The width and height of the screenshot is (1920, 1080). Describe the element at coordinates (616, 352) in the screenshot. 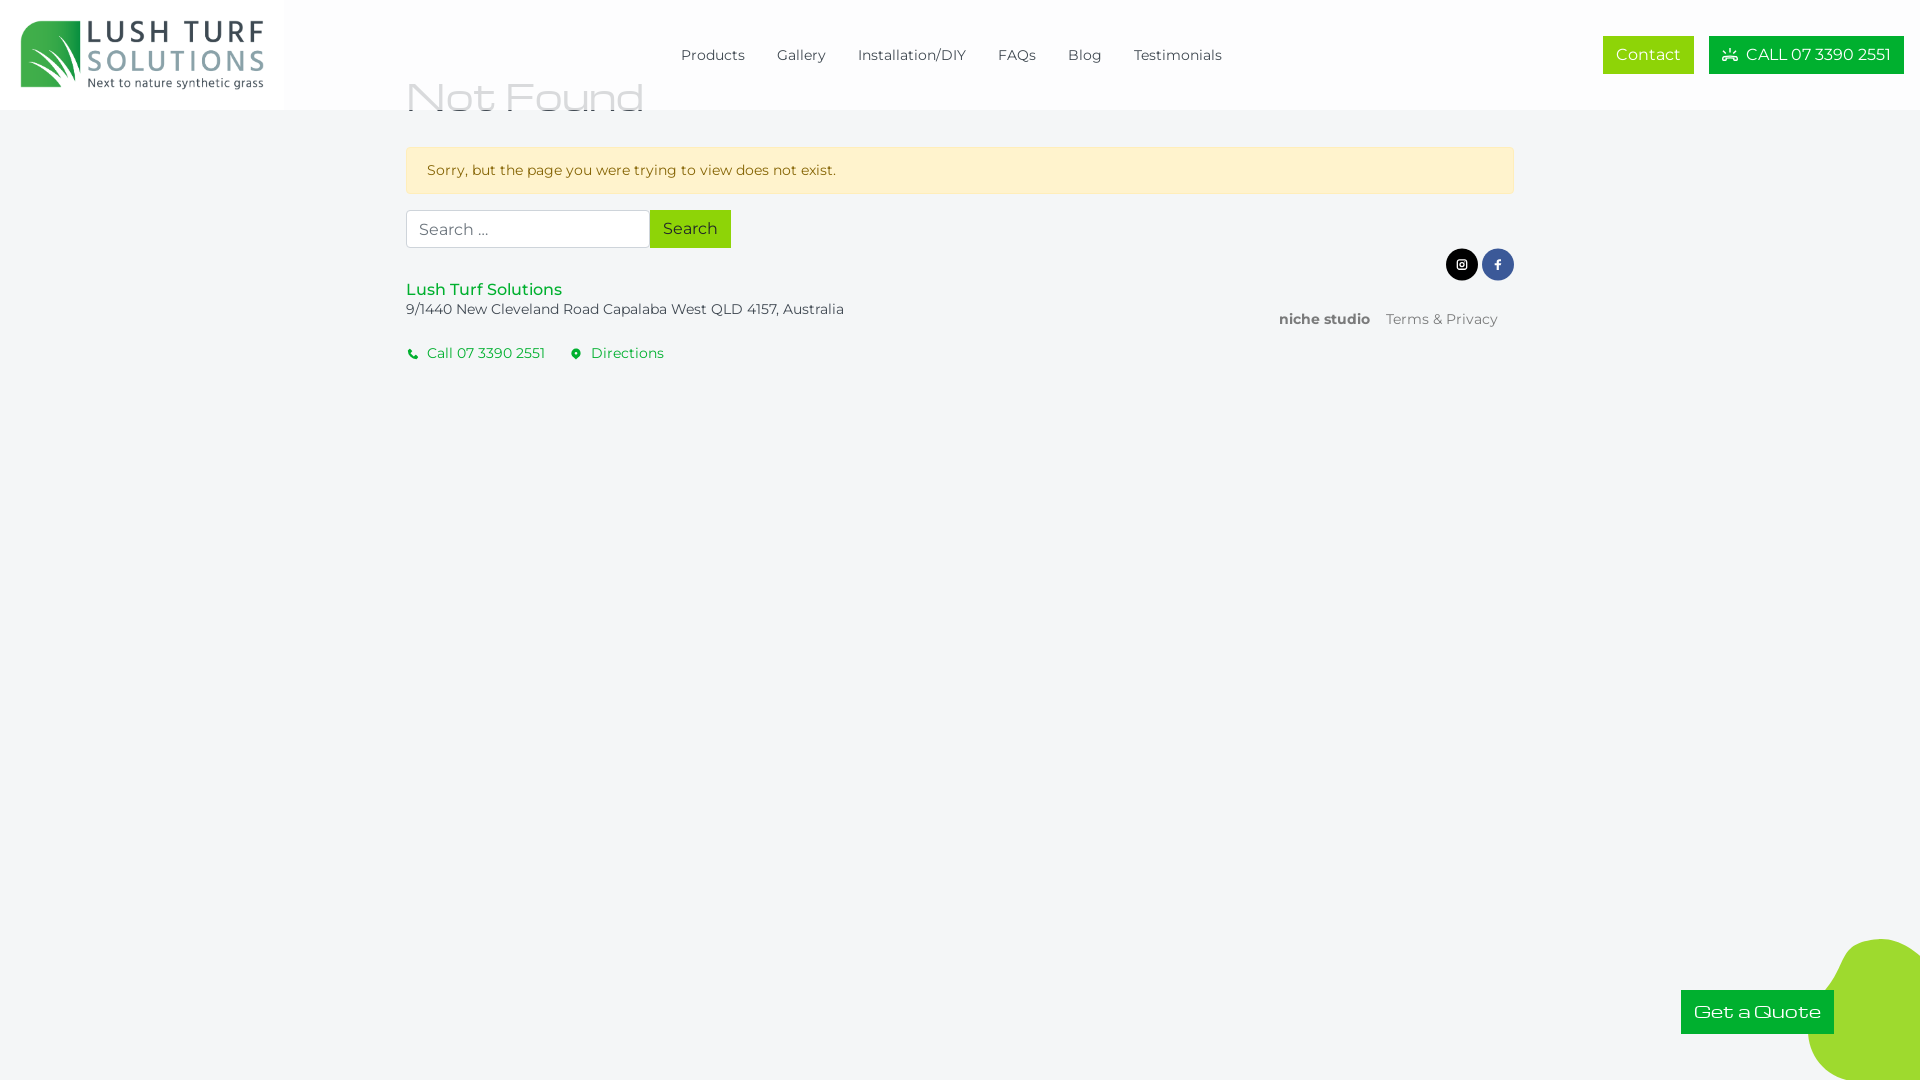

I see `'Directions'` at that location.